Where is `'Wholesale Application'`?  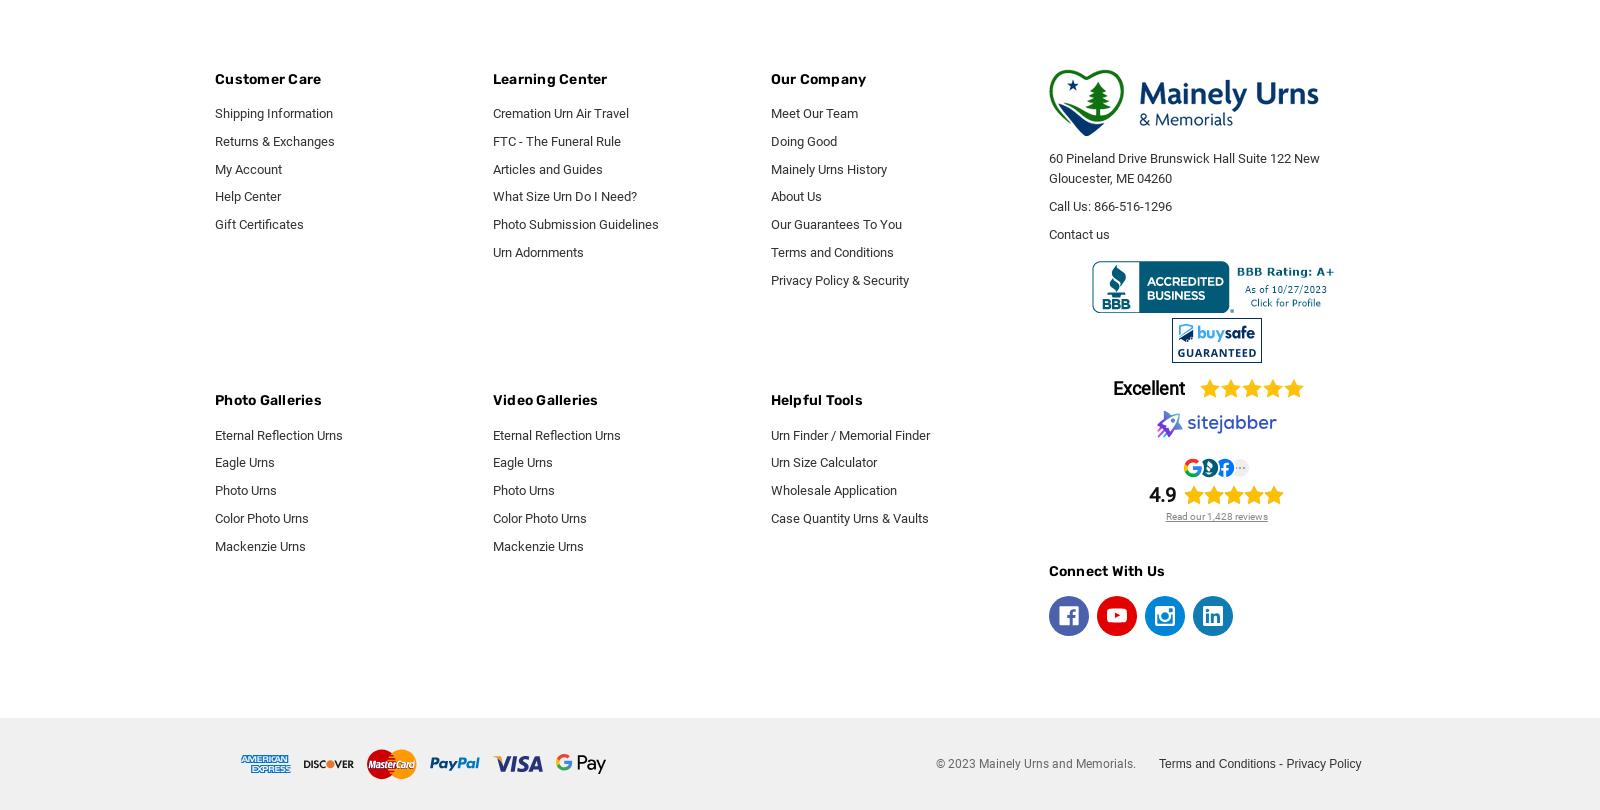
'Wholesale Application' is located at coordinates (770, 490).